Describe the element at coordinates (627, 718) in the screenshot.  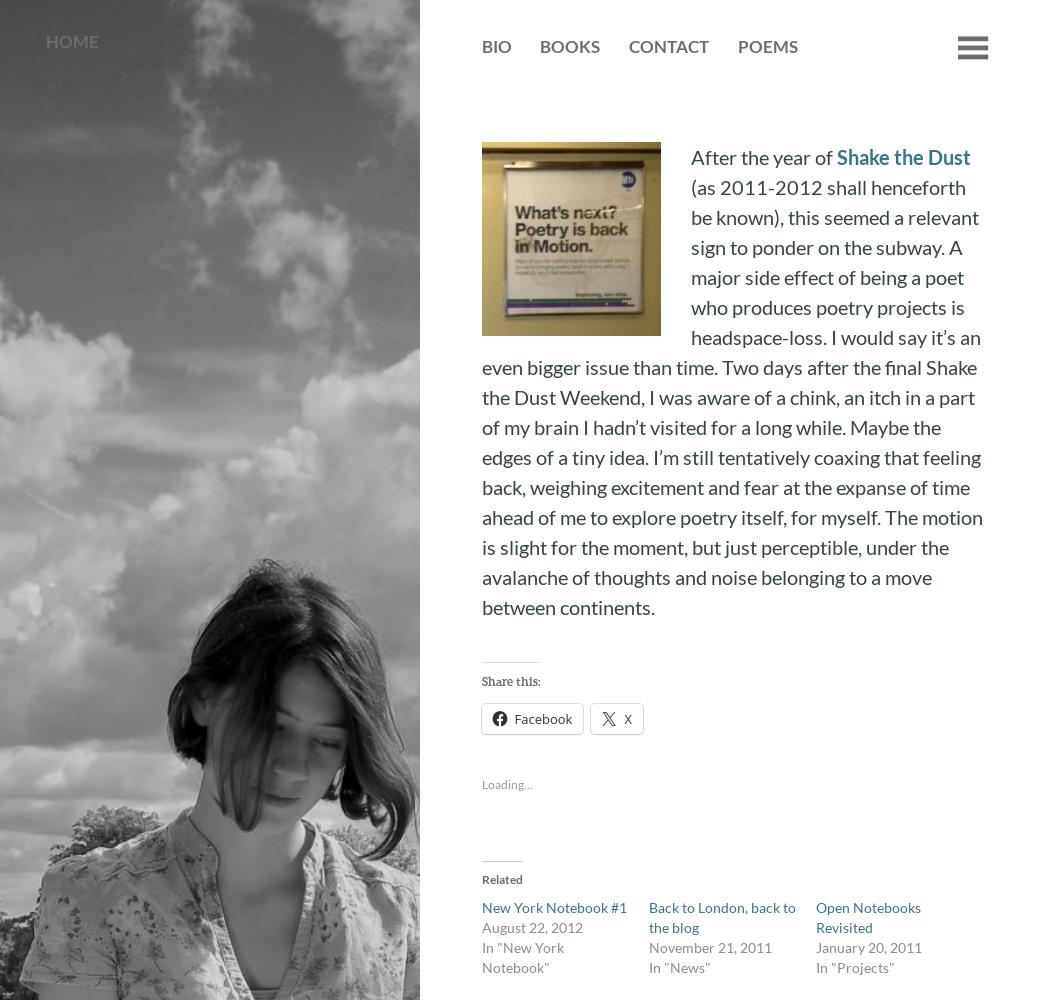
I see `'X'` at that location.